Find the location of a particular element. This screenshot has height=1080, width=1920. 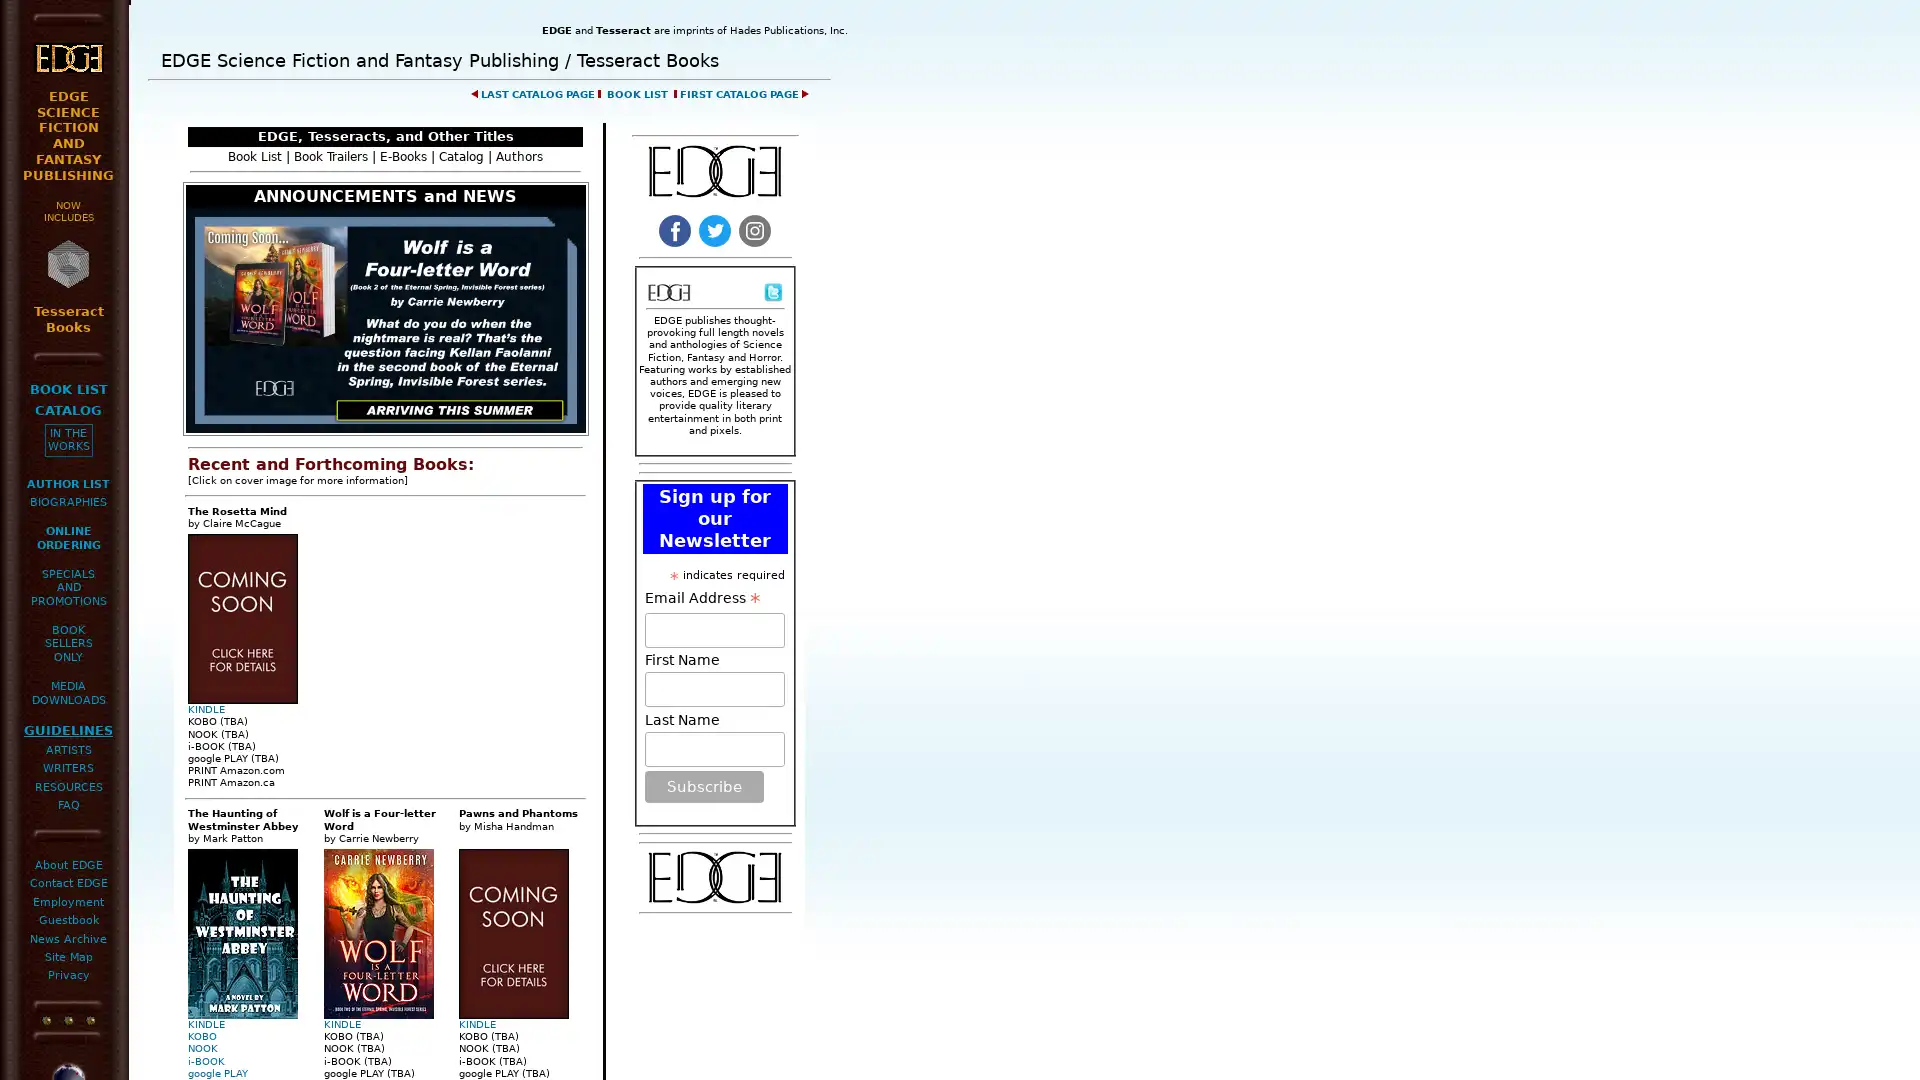

Subscribe is located at coordinates (703, 785).